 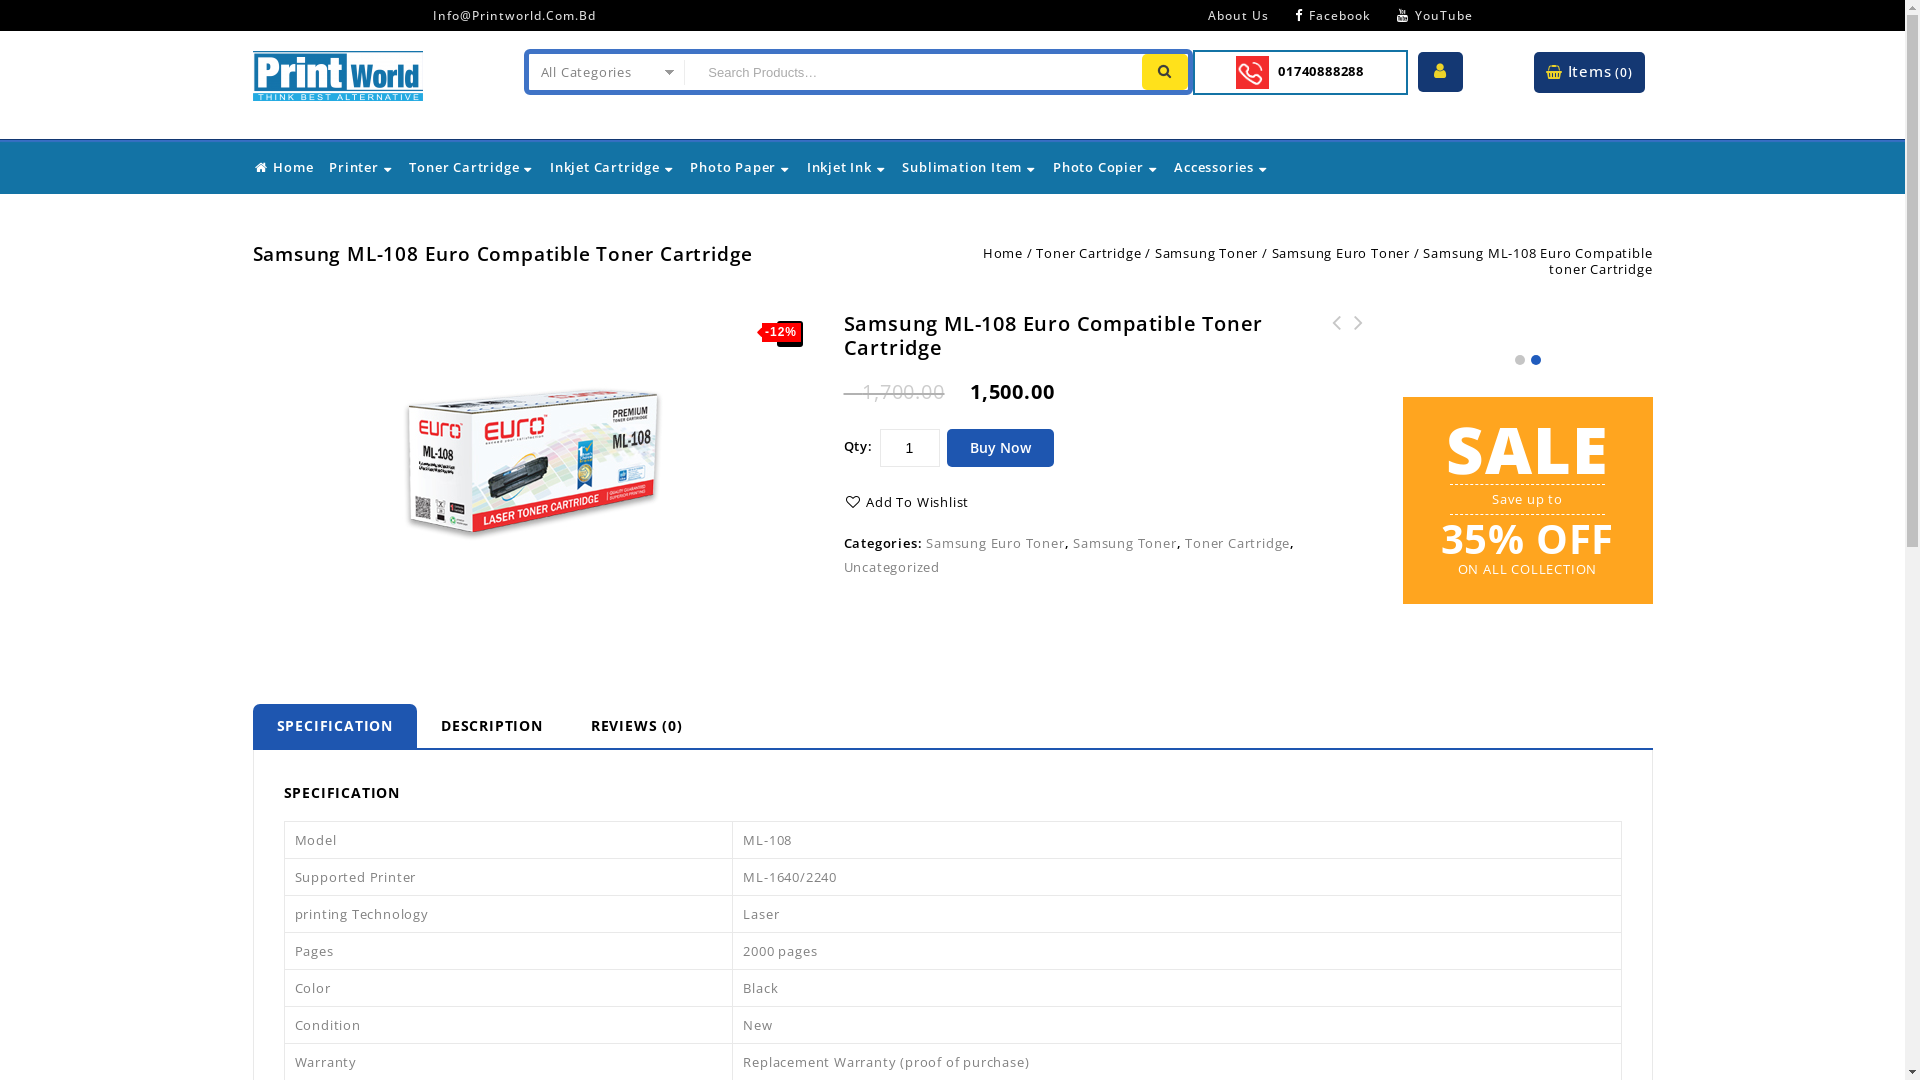 What do you see at coordinates (1337, 345) in the screenshot?
I see `'Samsung ML-116 Euro Compatible Toner Cartridge'` at bounding box center [1337, 345].